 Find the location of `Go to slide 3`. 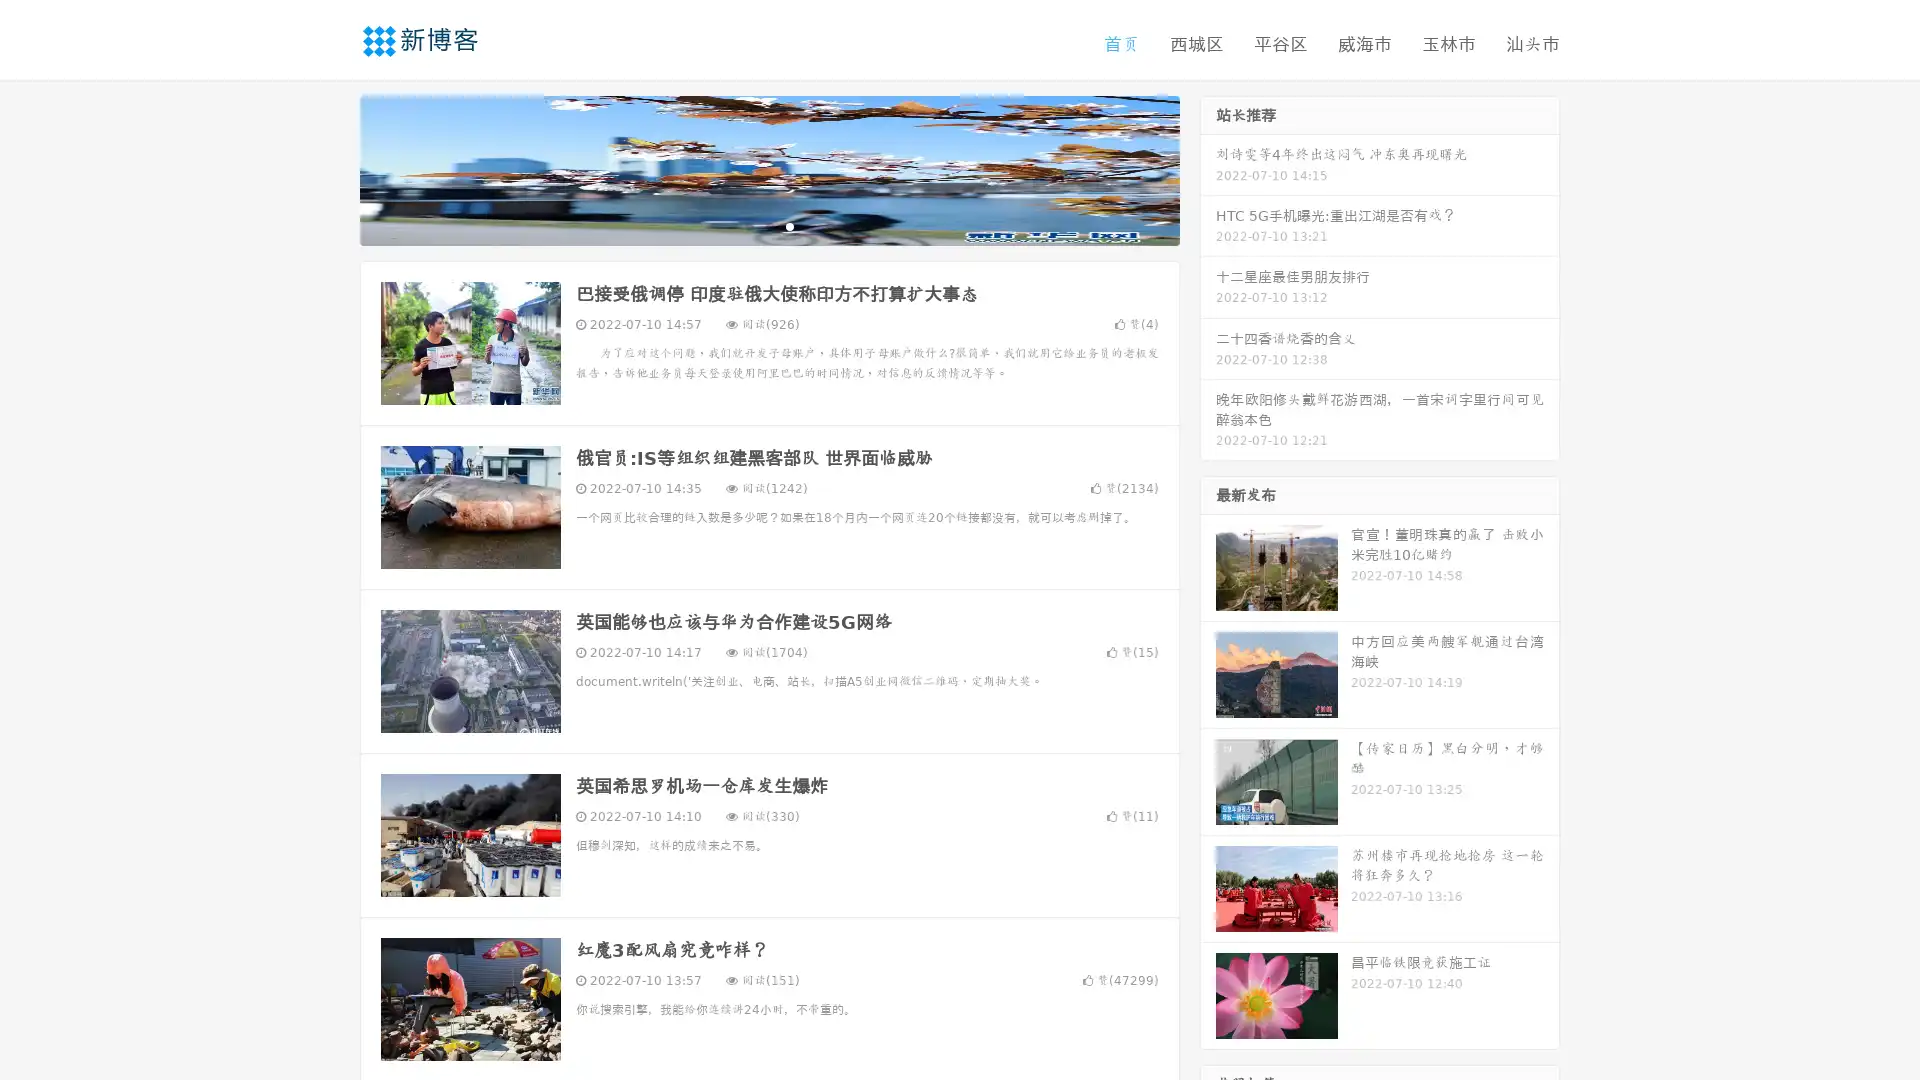

Go to slide 3 is located at coordinates (789, 225).